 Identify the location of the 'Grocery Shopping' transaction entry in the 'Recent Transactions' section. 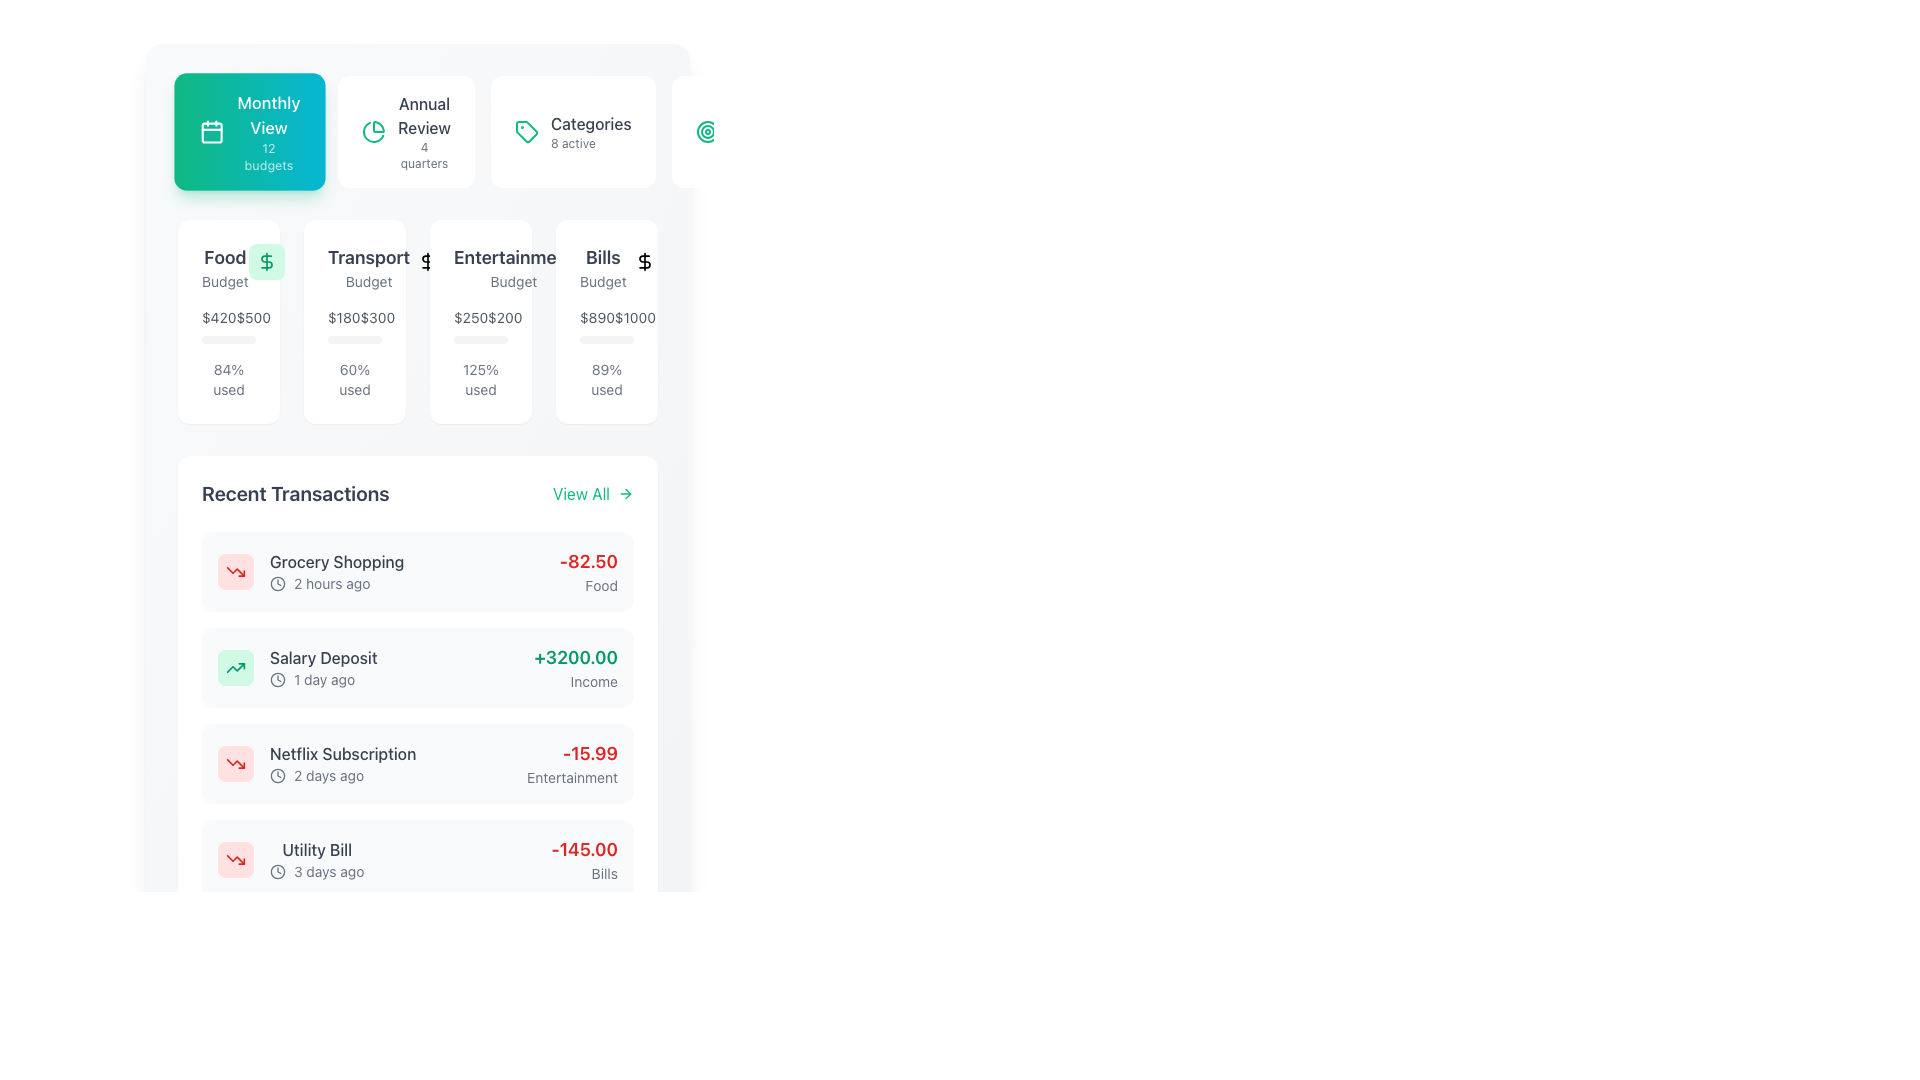
(310, 571).